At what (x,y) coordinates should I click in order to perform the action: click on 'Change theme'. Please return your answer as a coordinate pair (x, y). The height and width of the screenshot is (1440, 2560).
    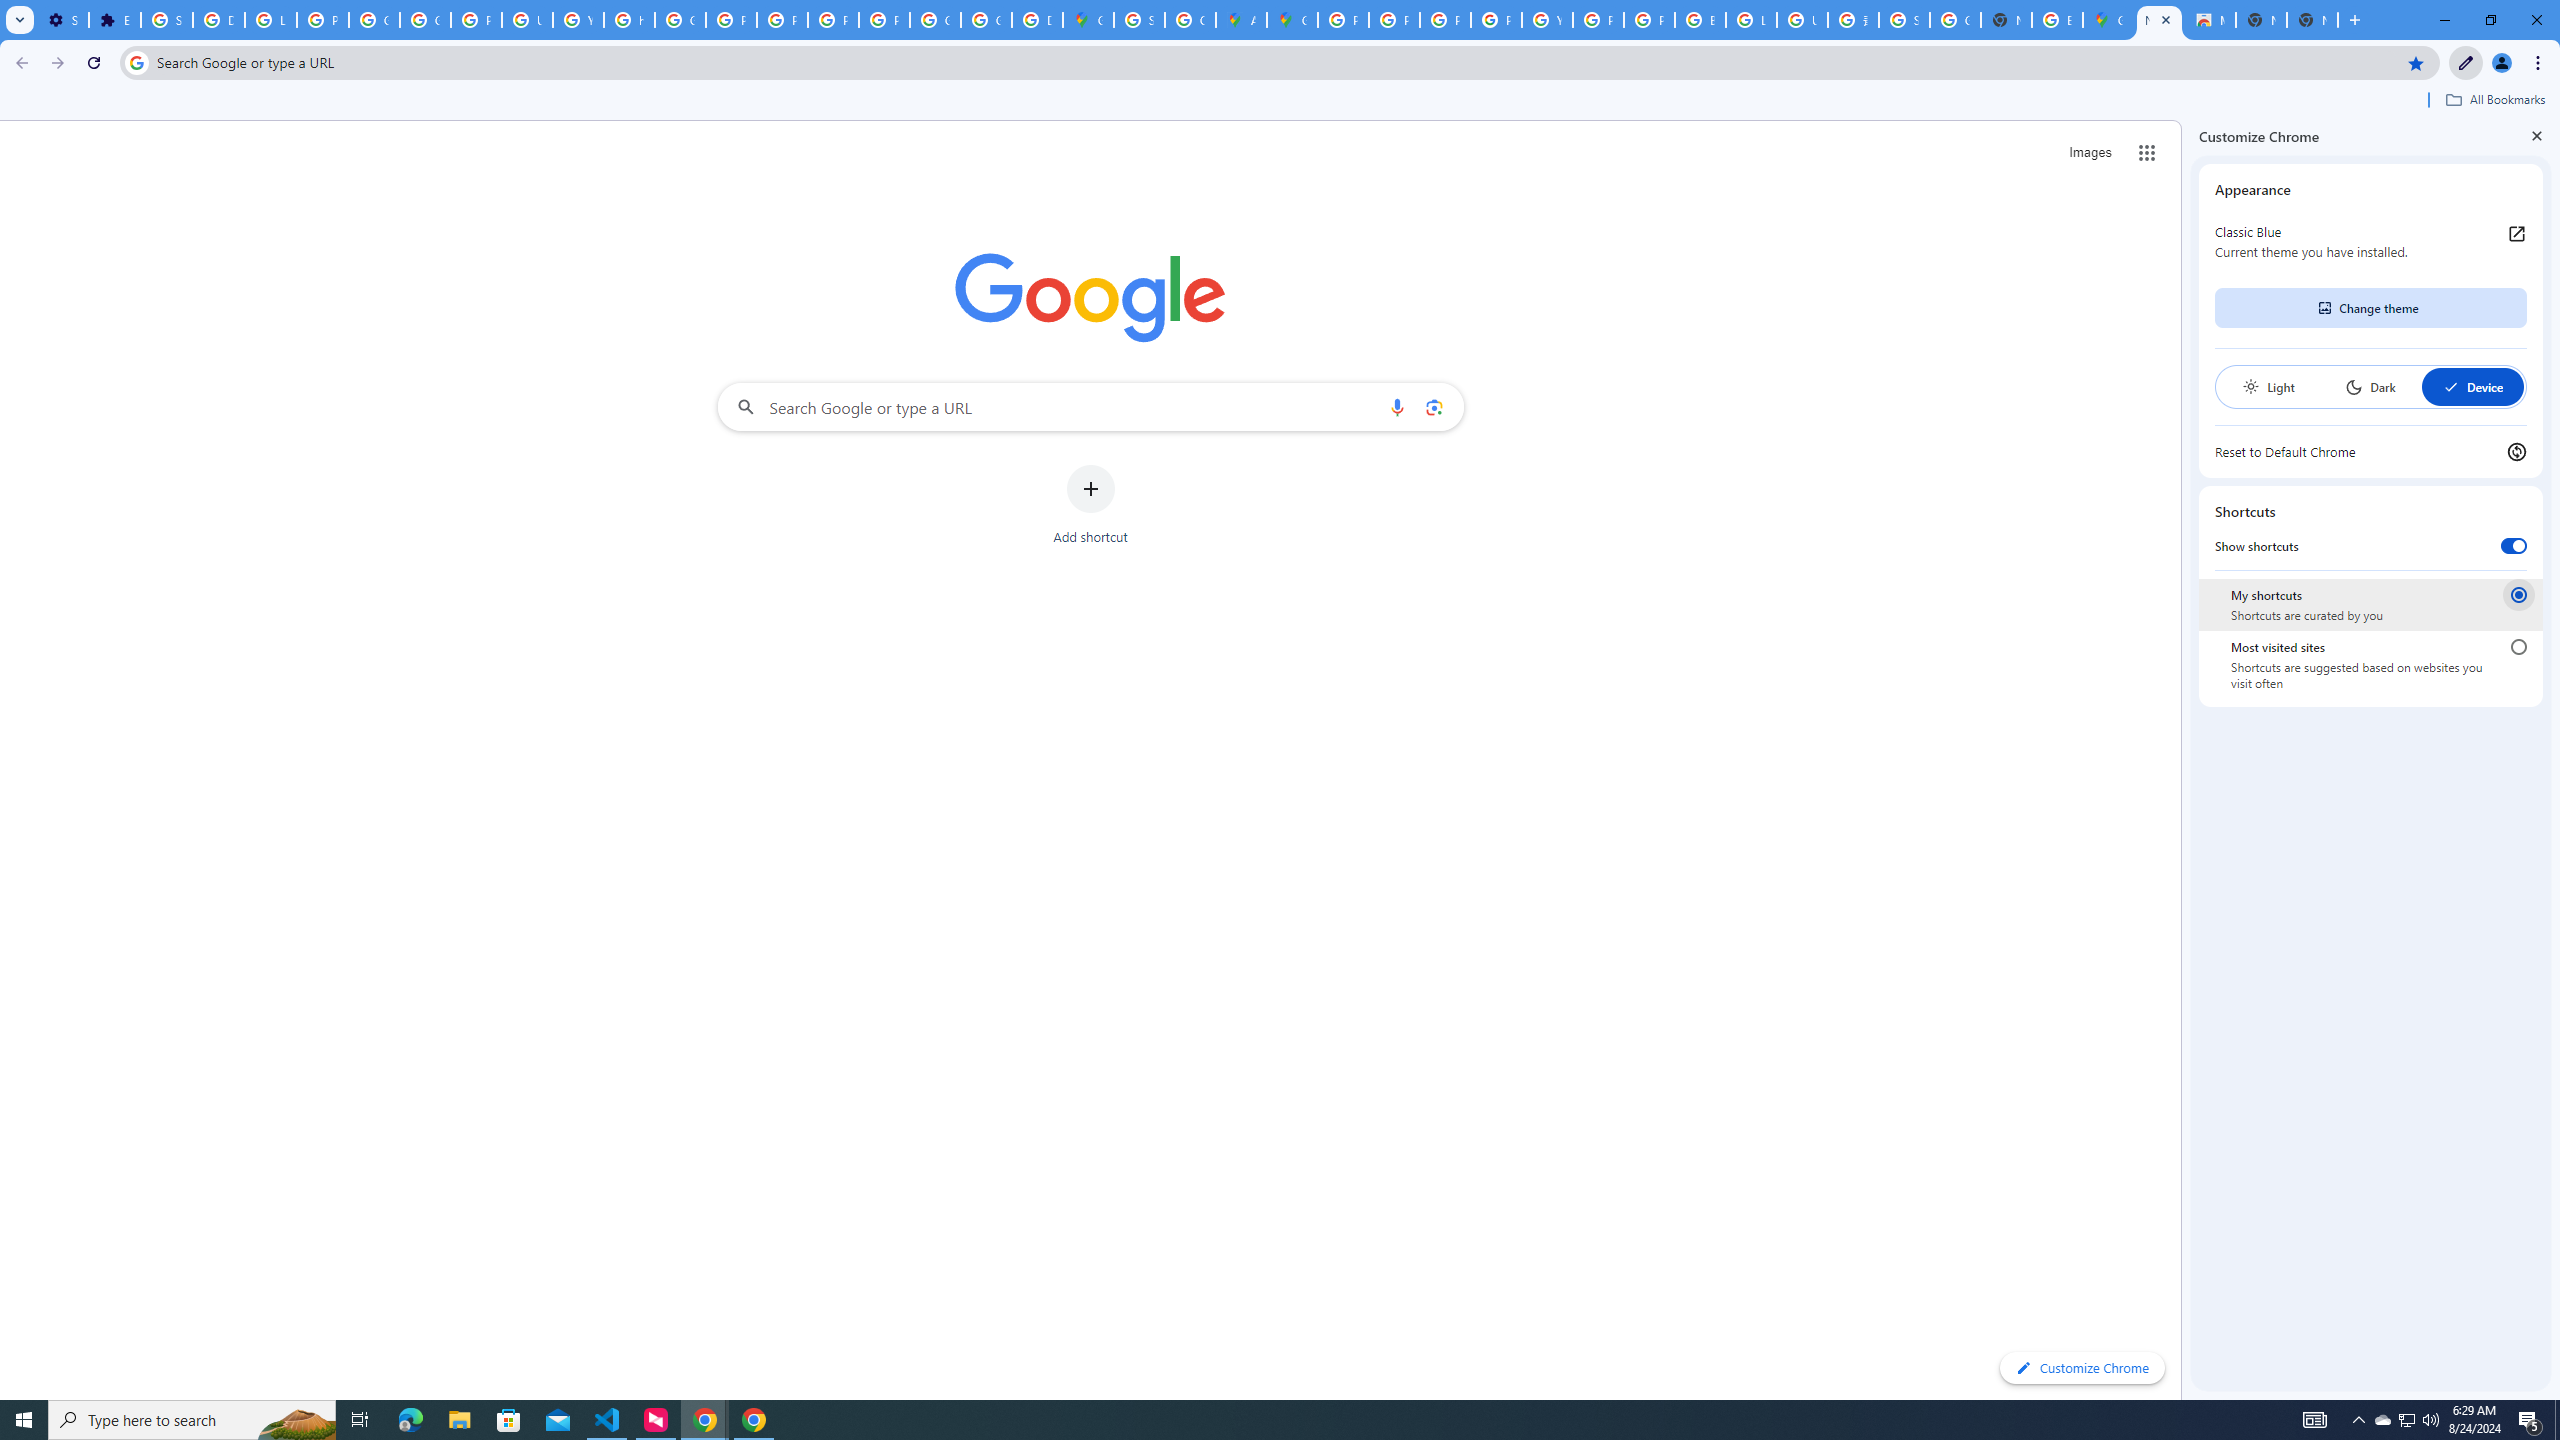
    Looking at the image, I should click on (2369, 307).